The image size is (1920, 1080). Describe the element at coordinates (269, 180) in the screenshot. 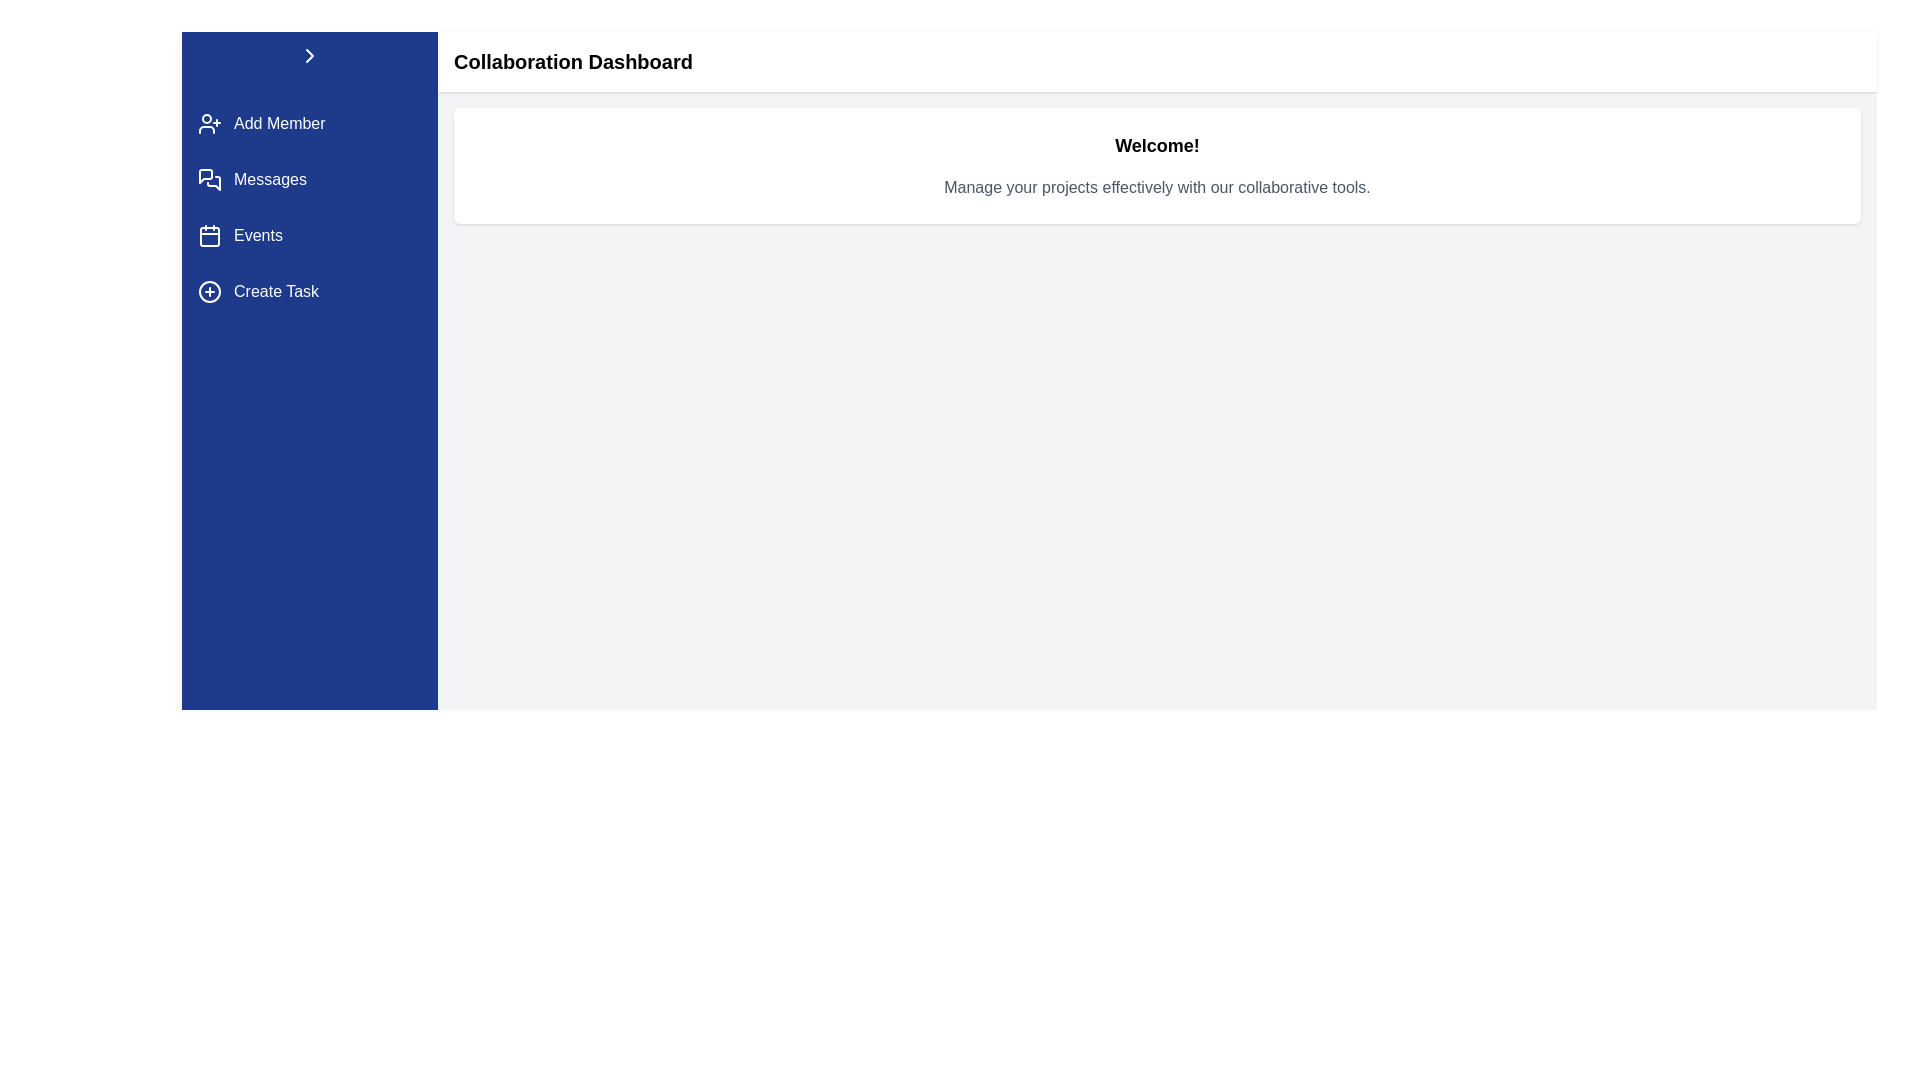

I see `the clickable text label for navigating to the 'Messages' section in the sidebar menu` at that location.